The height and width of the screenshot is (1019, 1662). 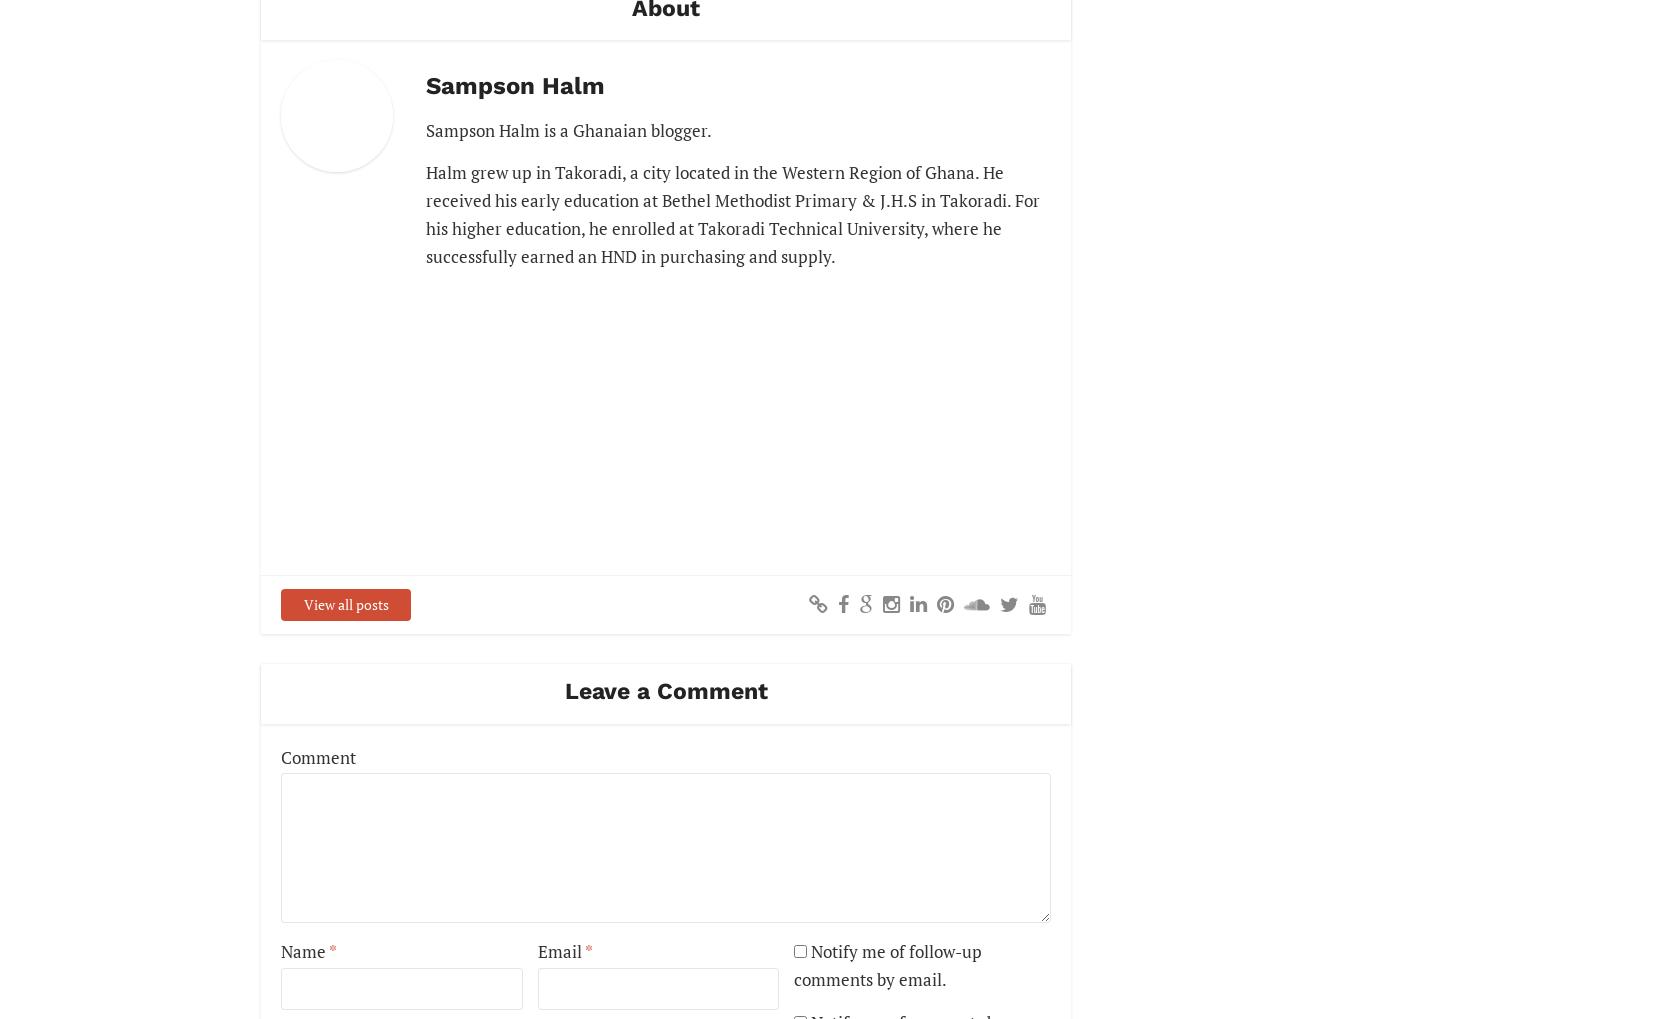 What do you see at coordinates (318, 755) in the screenshot?
I see `'Comment'` at bounding box center [318, 755].